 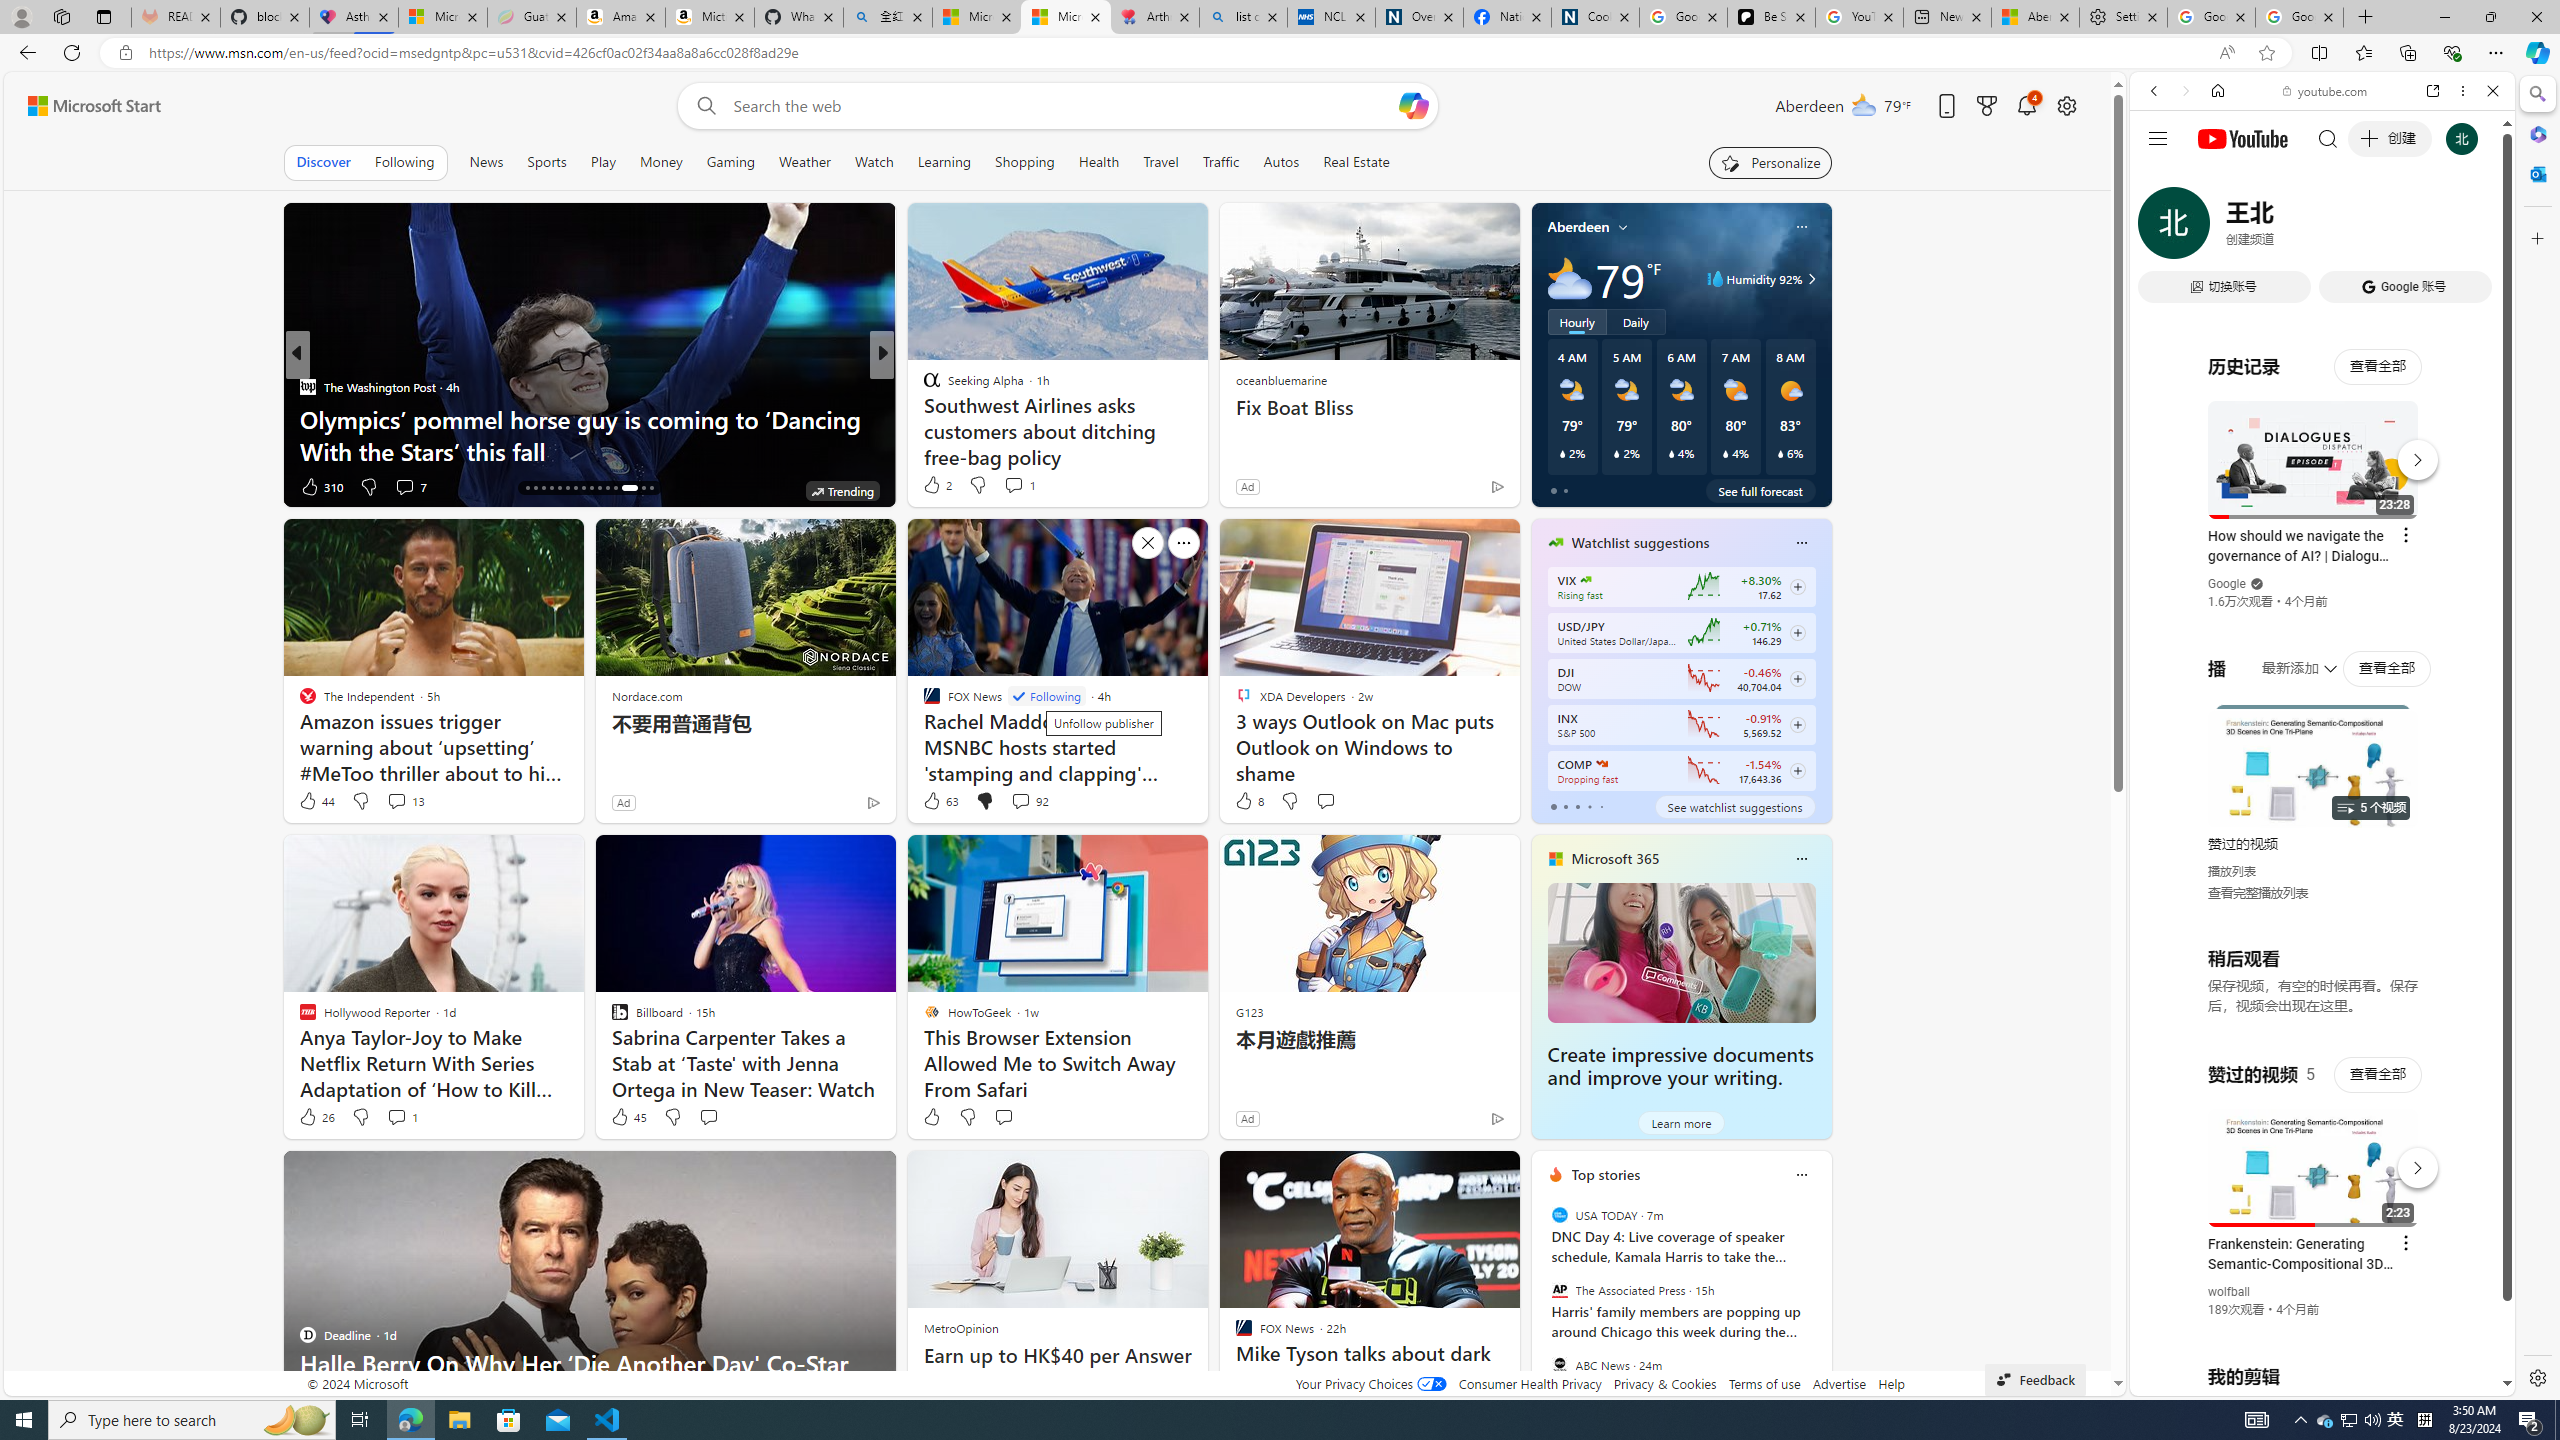 What do you see at coordinates (2168, 1152) in the screenshot?
I see `'Global web icon'` at bounding box center [2168, 1152].